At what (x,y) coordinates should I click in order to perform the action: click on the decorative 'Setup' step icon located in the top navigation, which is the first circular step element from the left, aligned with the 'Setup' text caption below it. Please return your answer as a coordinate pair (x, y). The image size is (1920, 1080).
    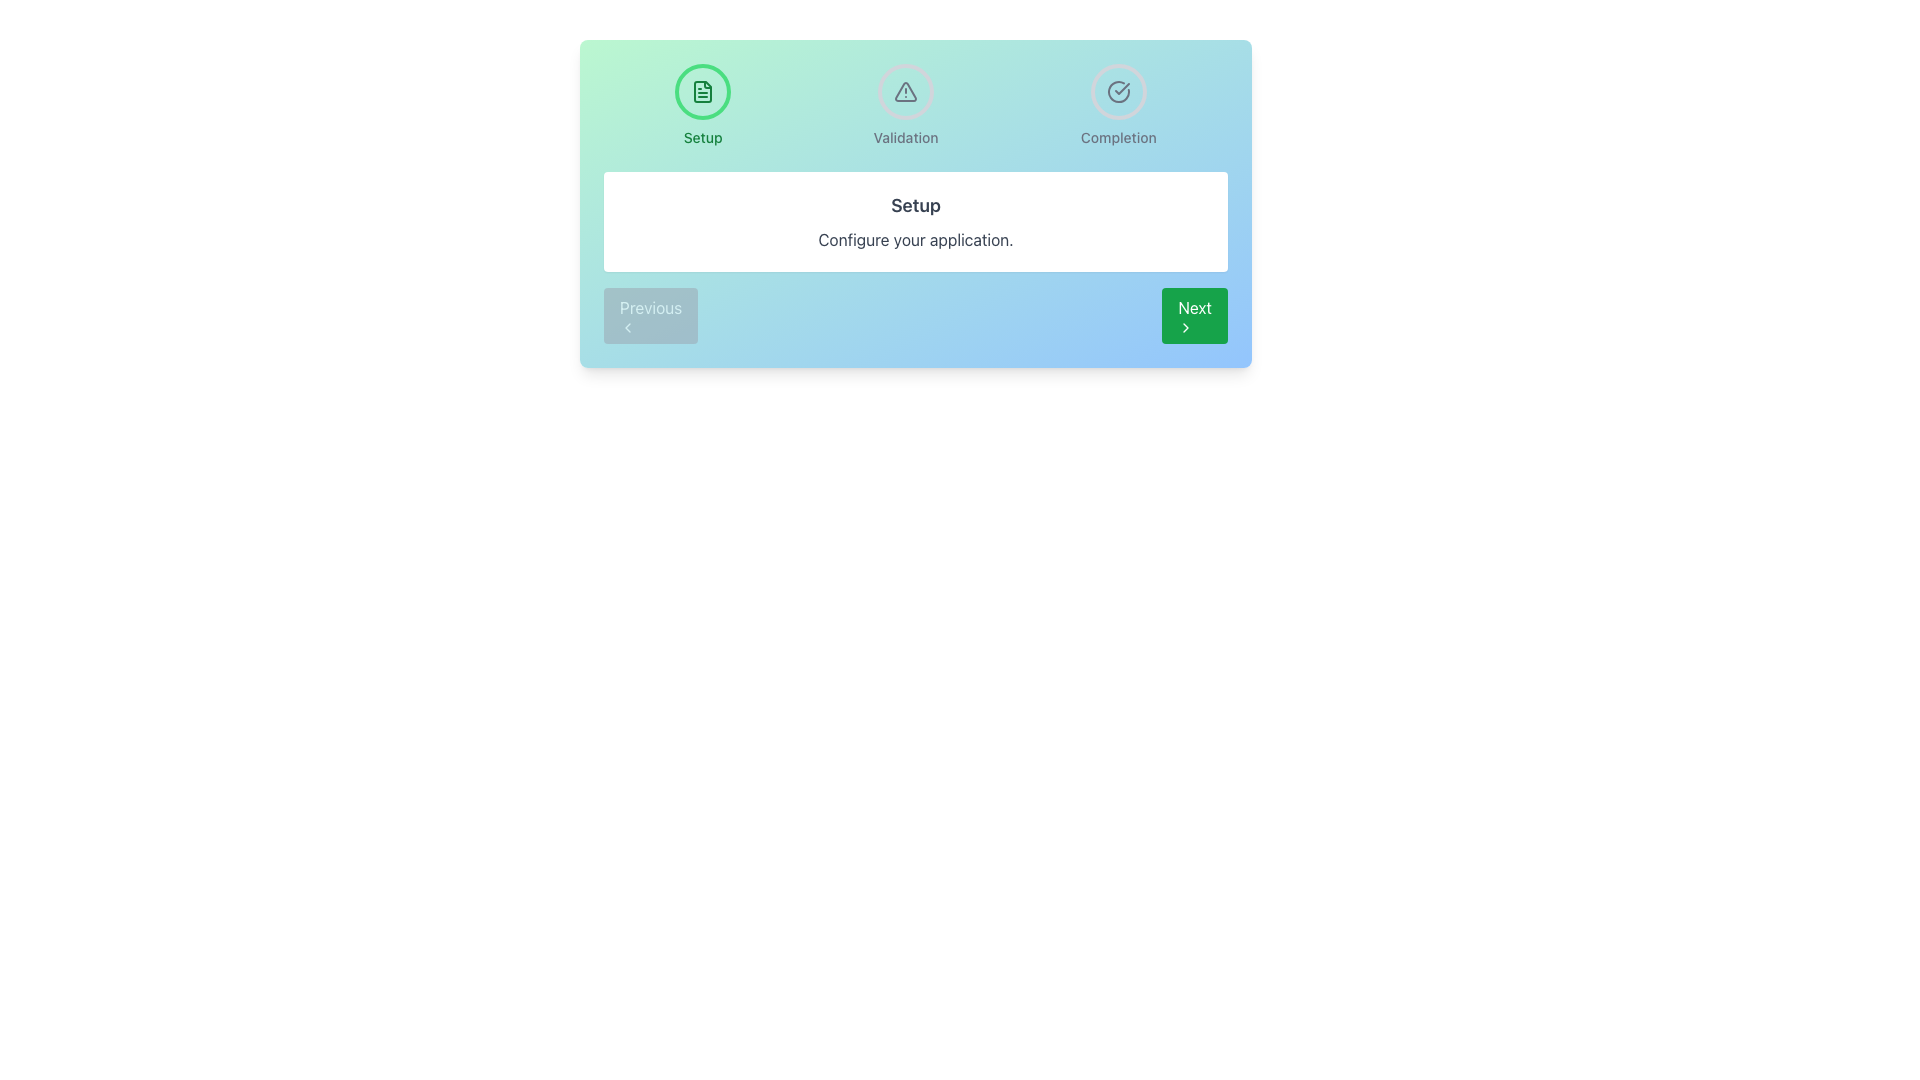
    Looking at the image, I should click on (703, 92).